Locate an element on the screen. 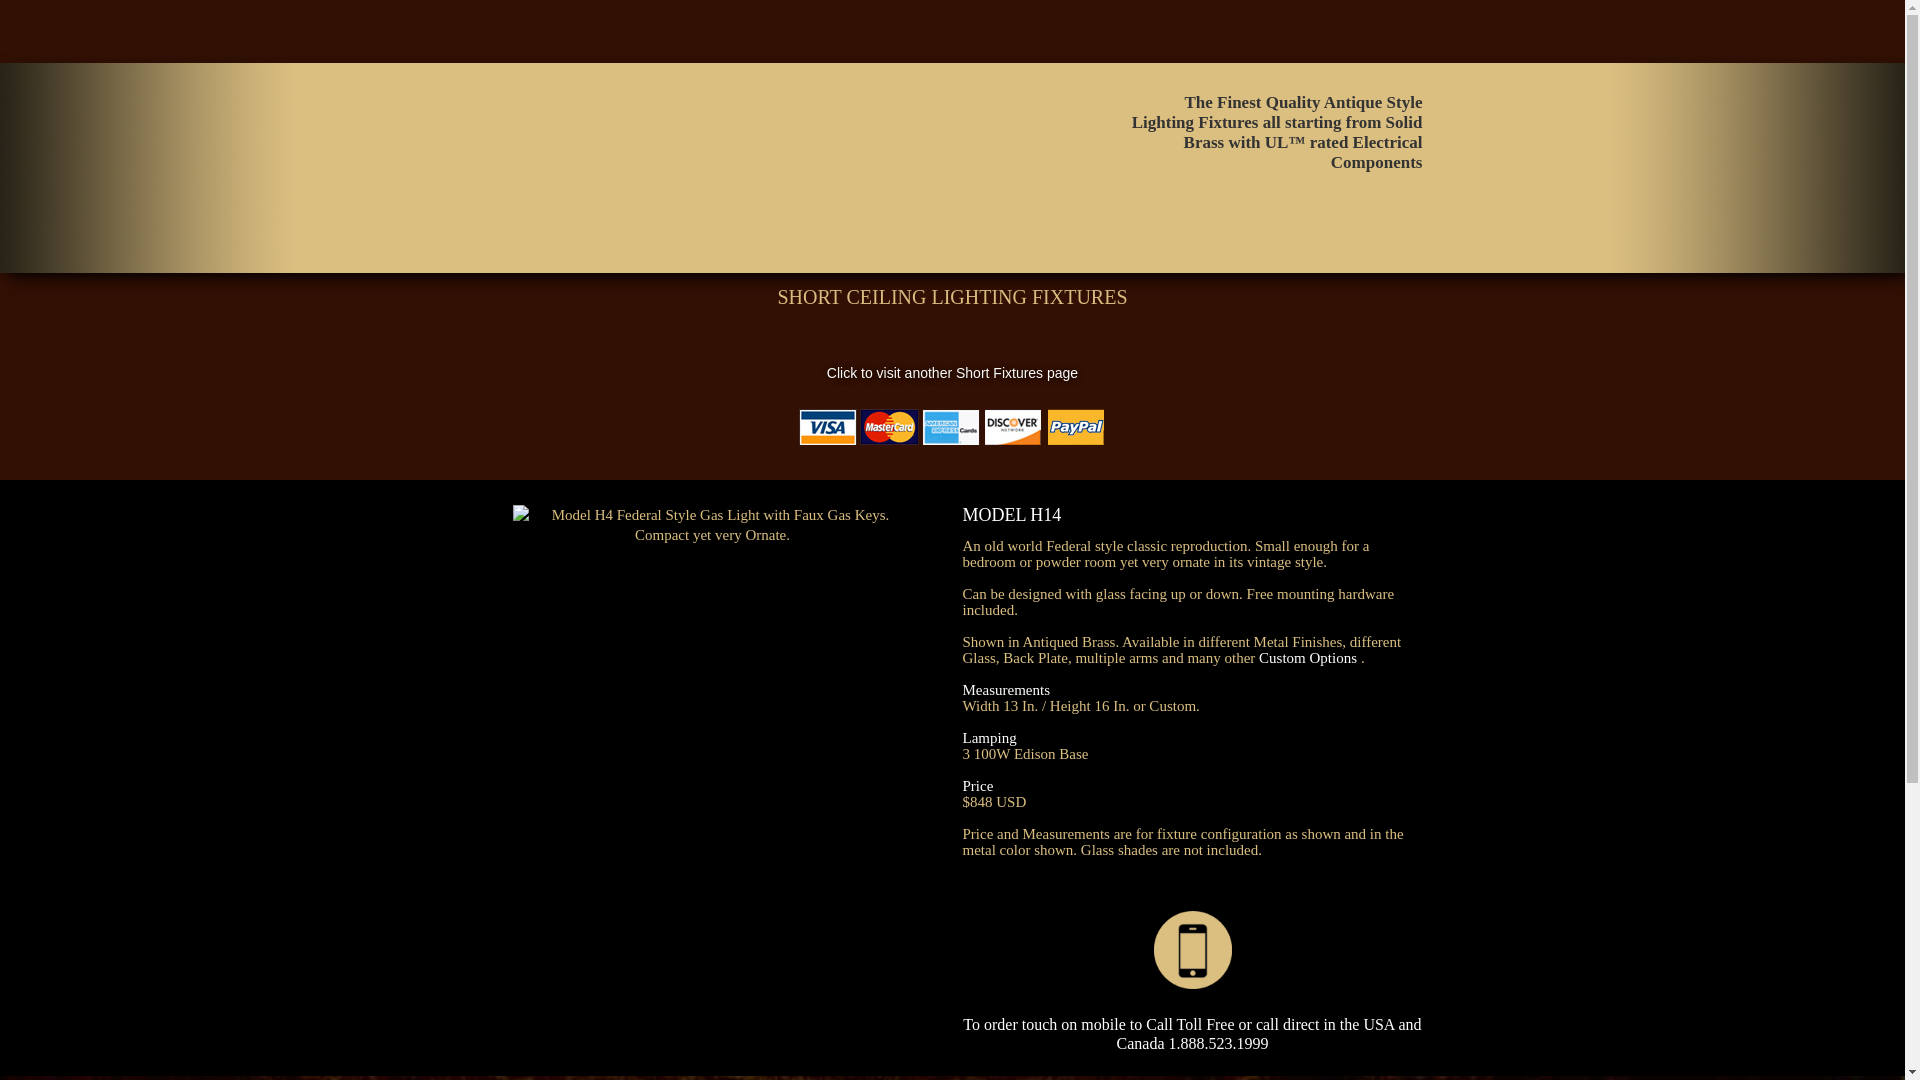  'Custom Options' is located at coordinates (1308, 658).